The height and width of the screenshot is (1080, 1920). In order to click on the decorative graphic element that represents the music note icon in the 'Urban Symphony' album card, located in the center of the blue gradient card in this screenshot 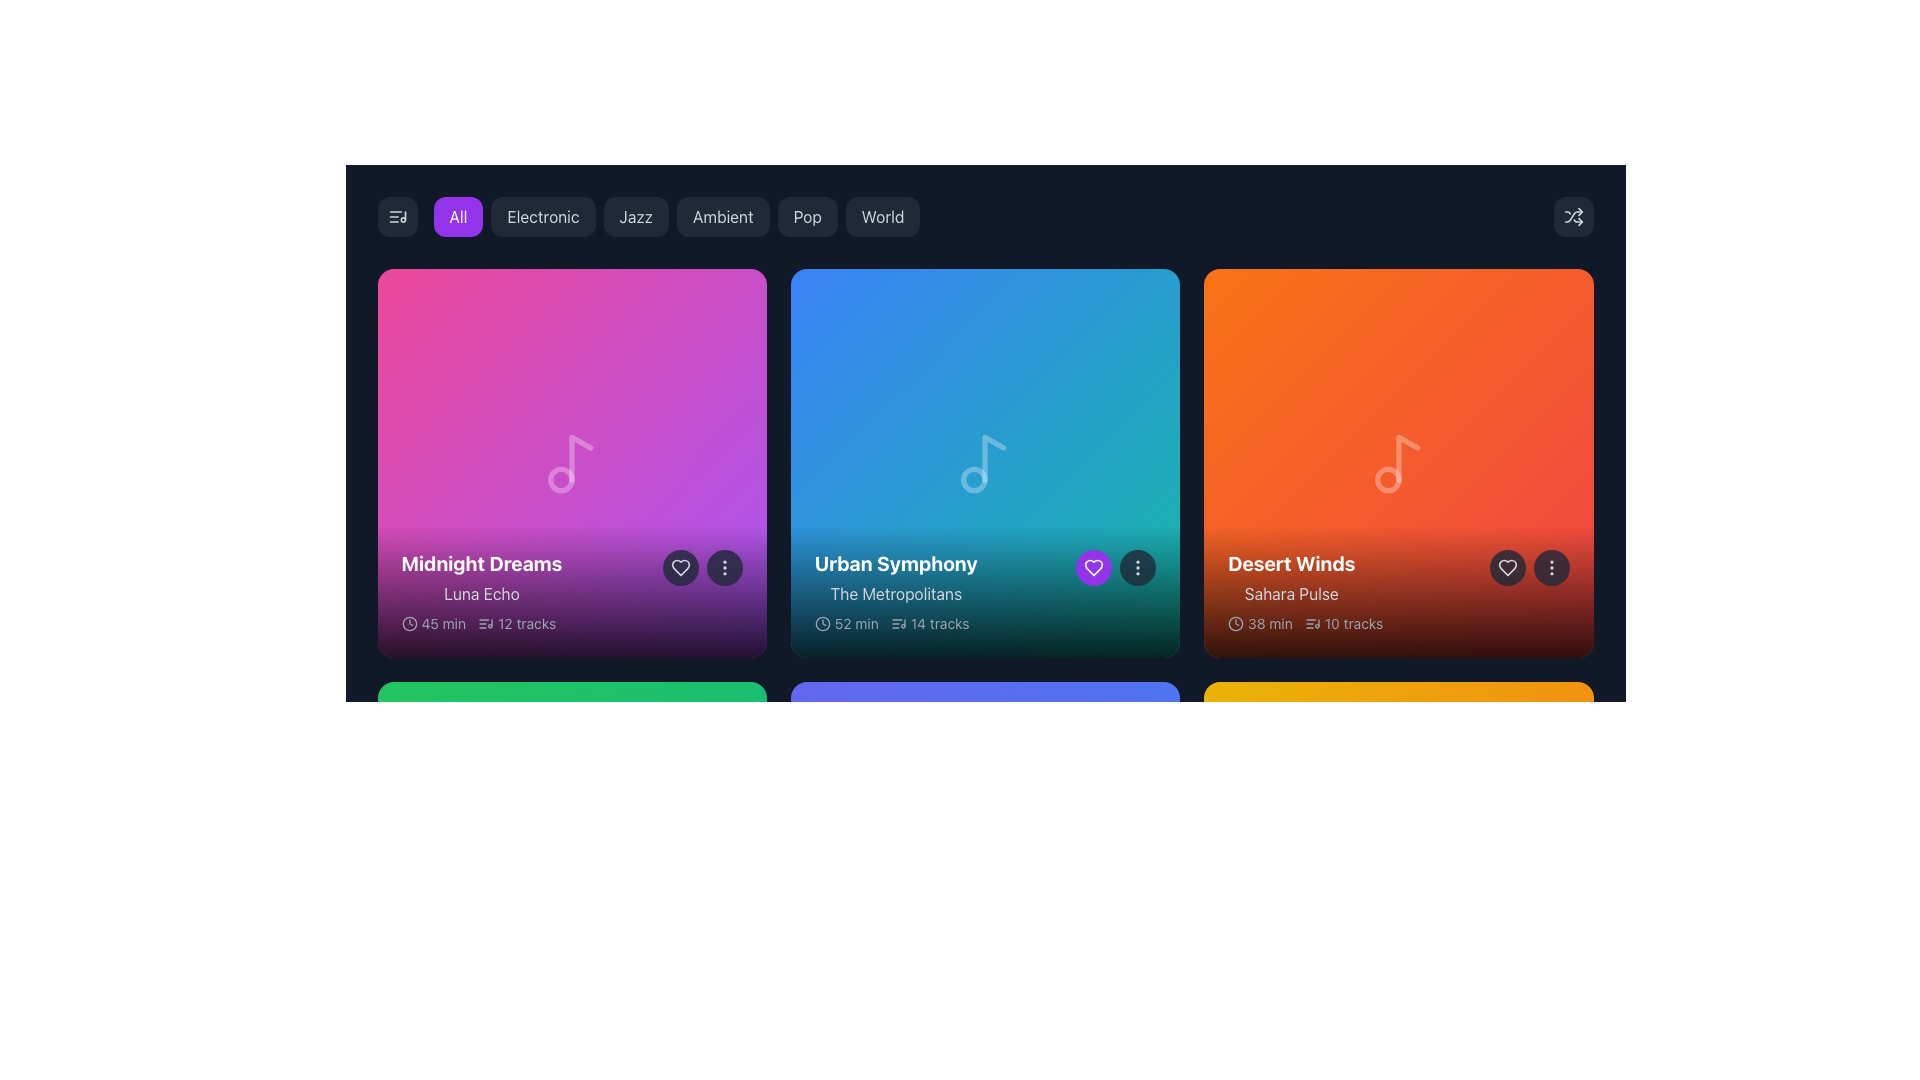, I will do `click(974, 479)`.